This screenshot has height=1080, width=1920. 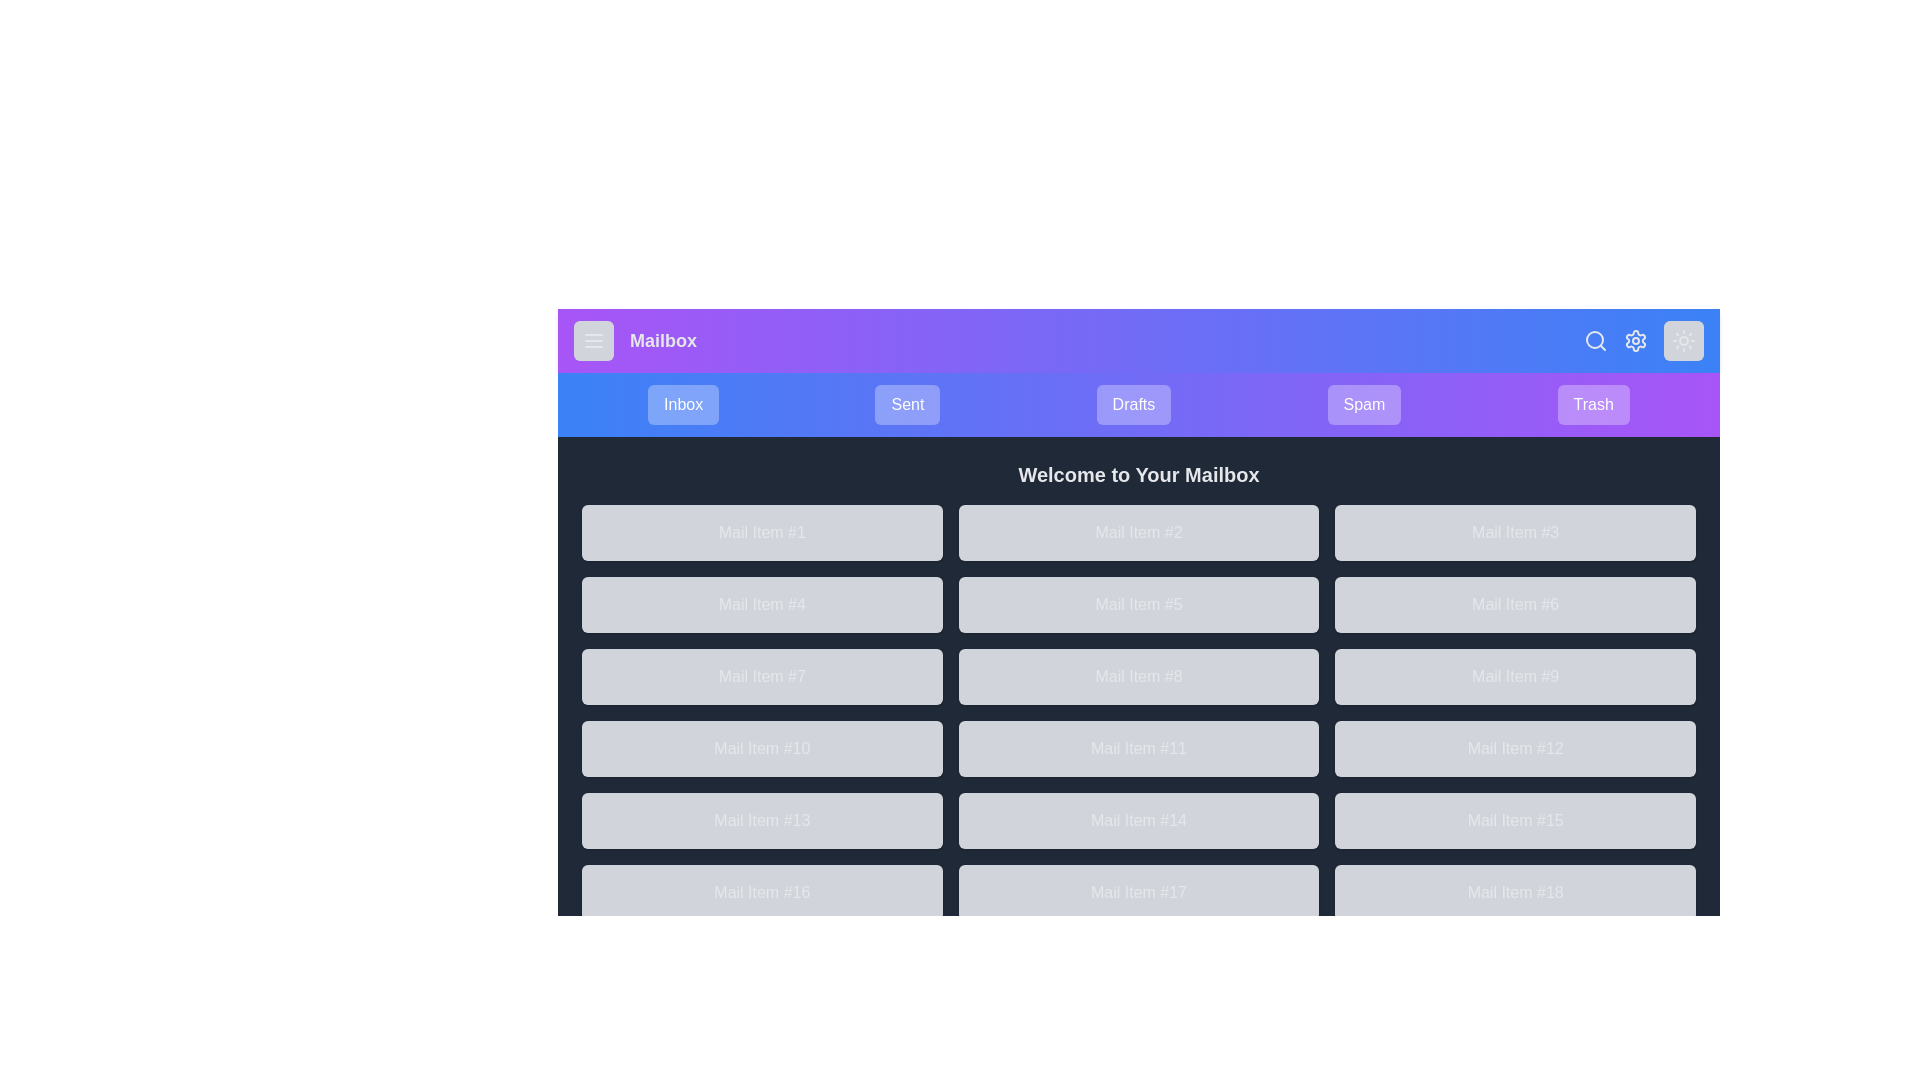 I want to click on the mailbox category Sent to view its contents, so click(x=906, y=405).